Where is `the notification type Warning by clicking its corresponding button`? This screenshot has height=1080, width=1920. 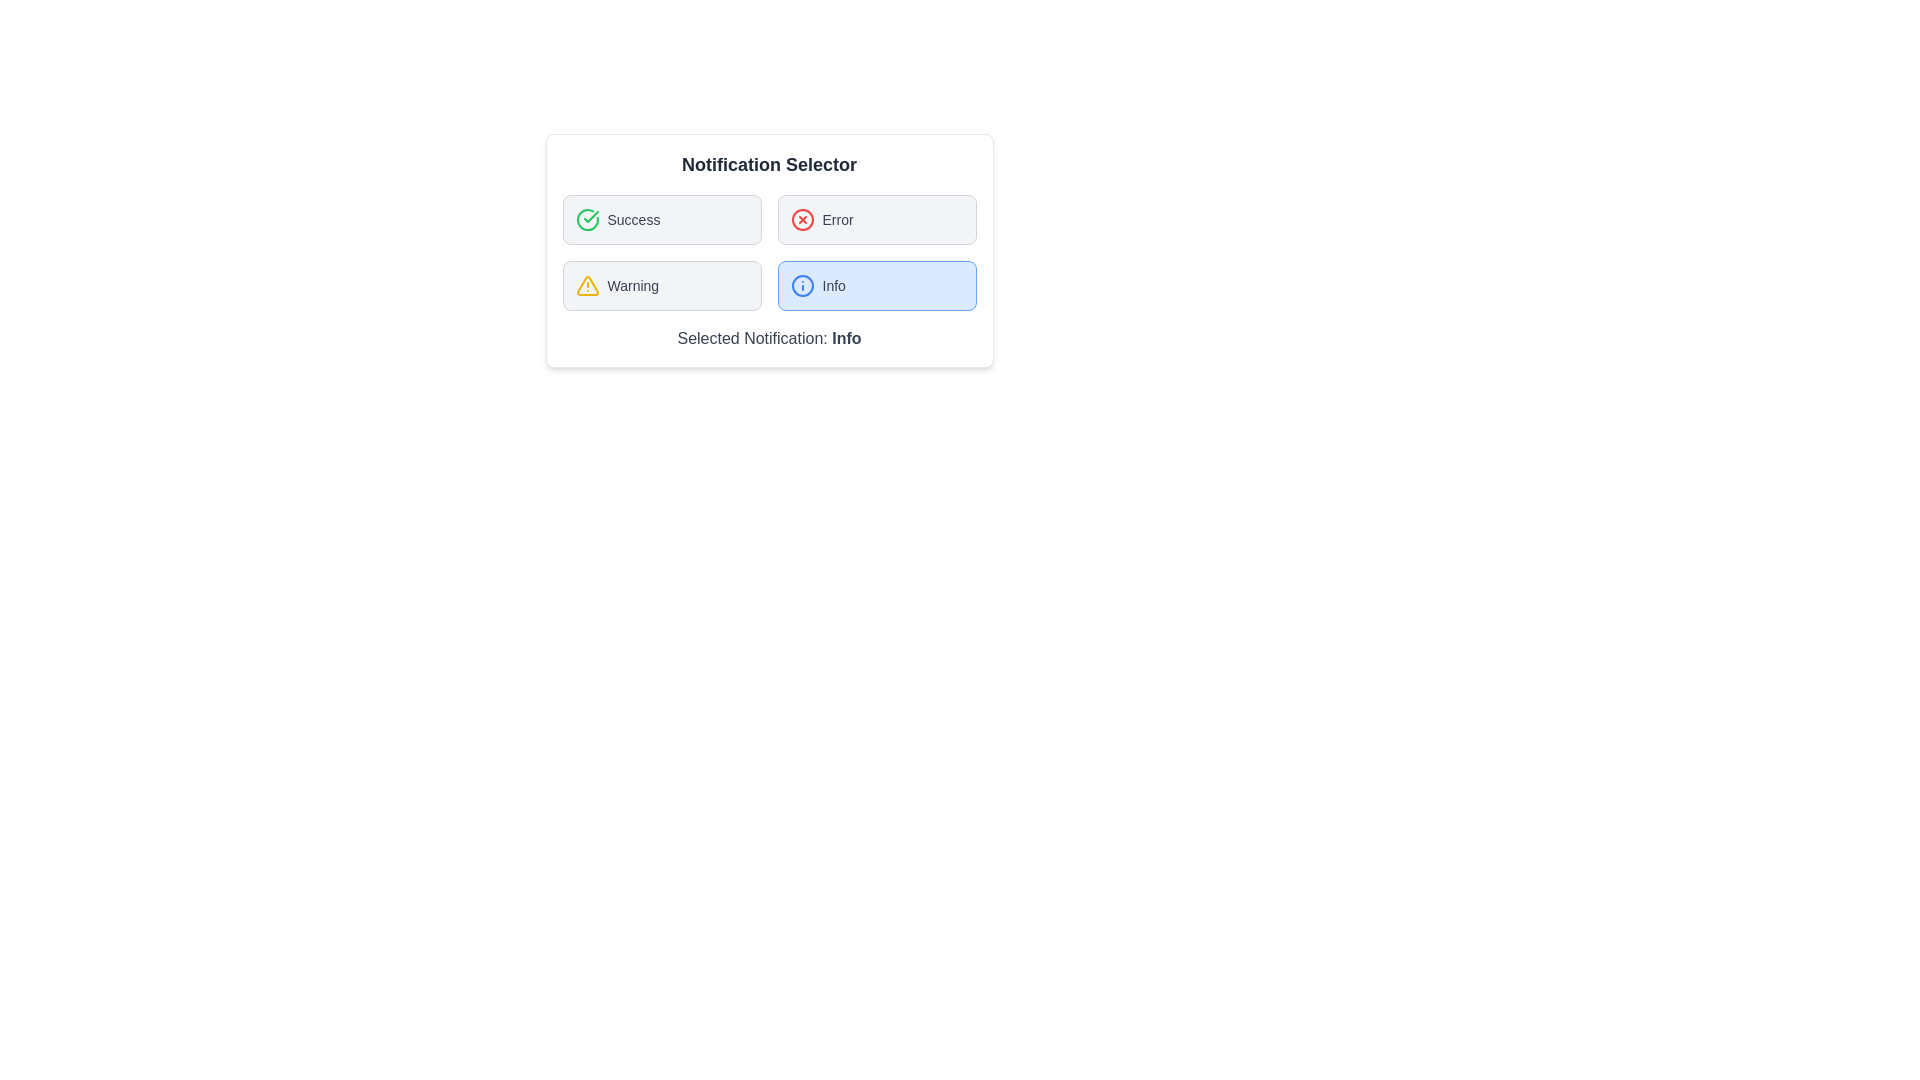
the notification type Warning by clicking its corresponding button is located at coordinates (662, 285).